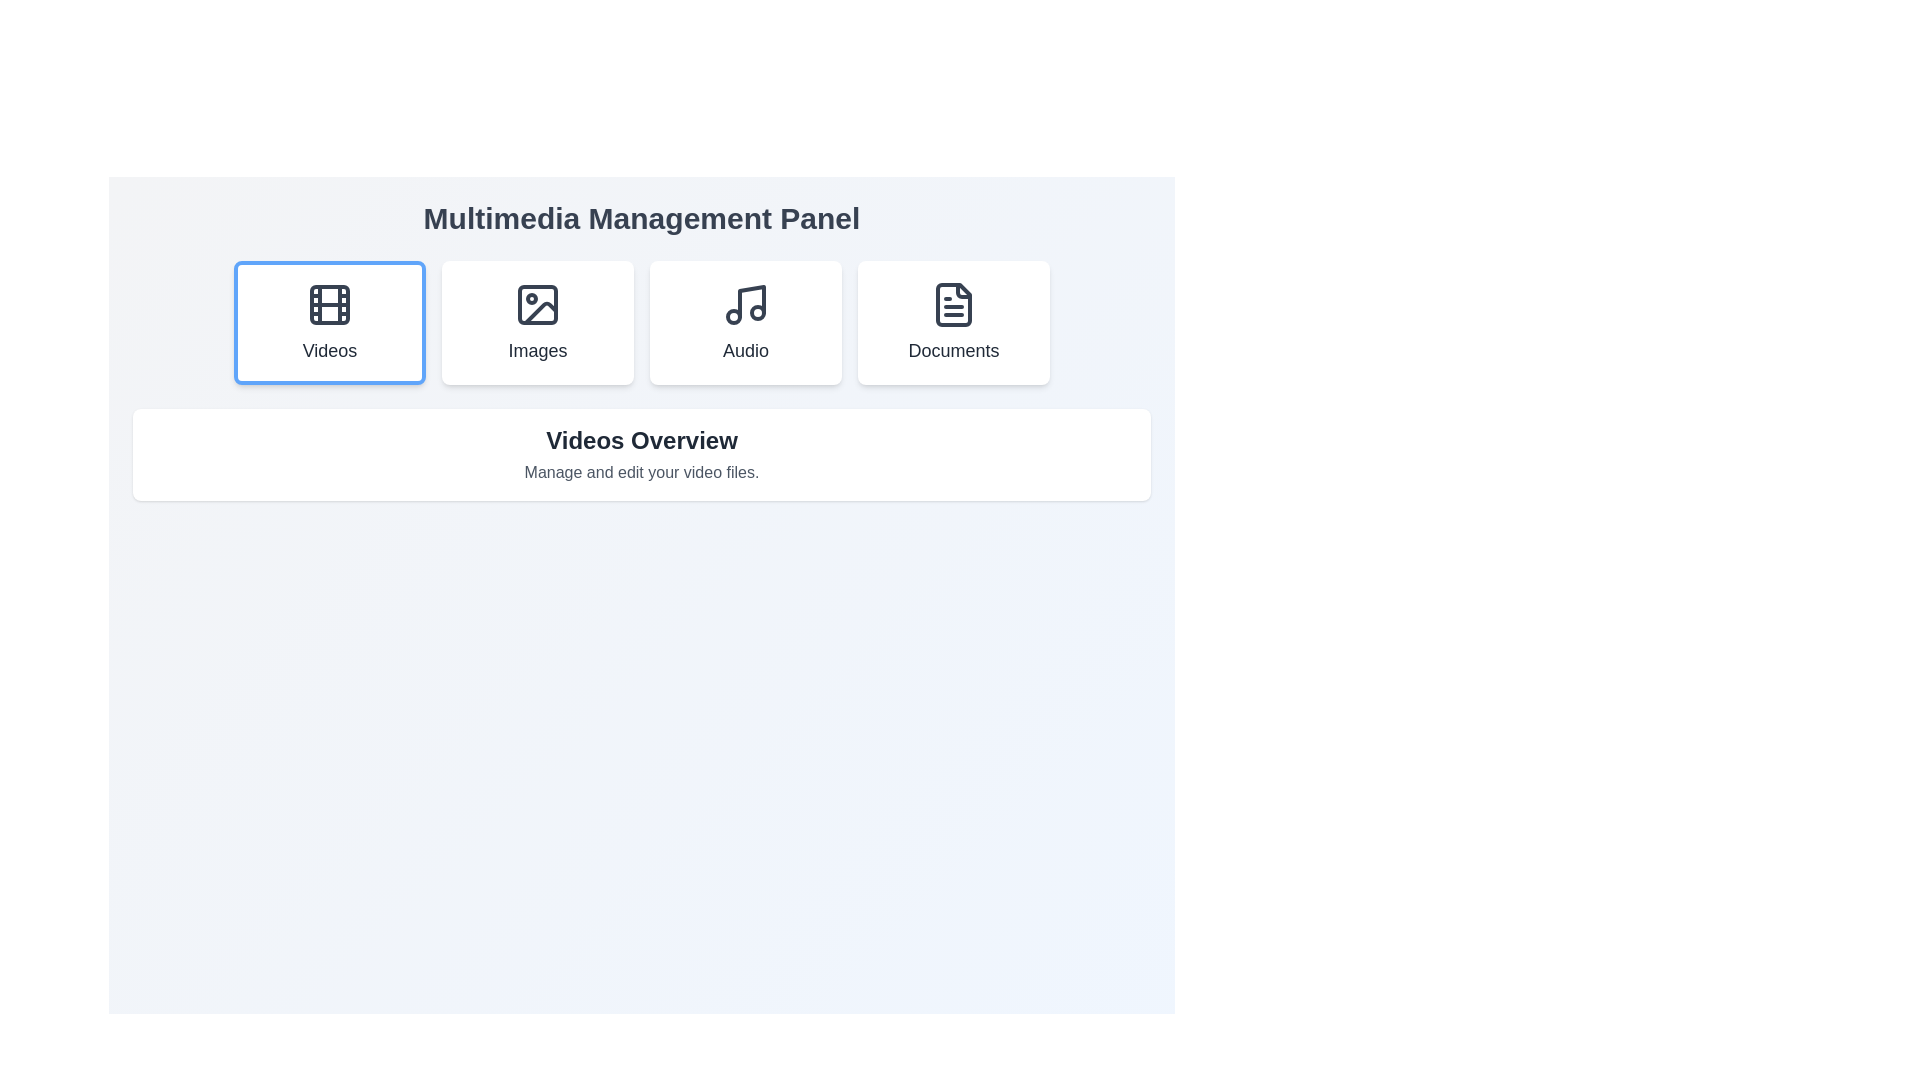 This screenshot has width=1920, height=1080. I want to click on the 'Documents' icon, which is the primary icon located at the top of the 'Documents' interactive button in the far-right column of the main options panel, so click(953, 304).